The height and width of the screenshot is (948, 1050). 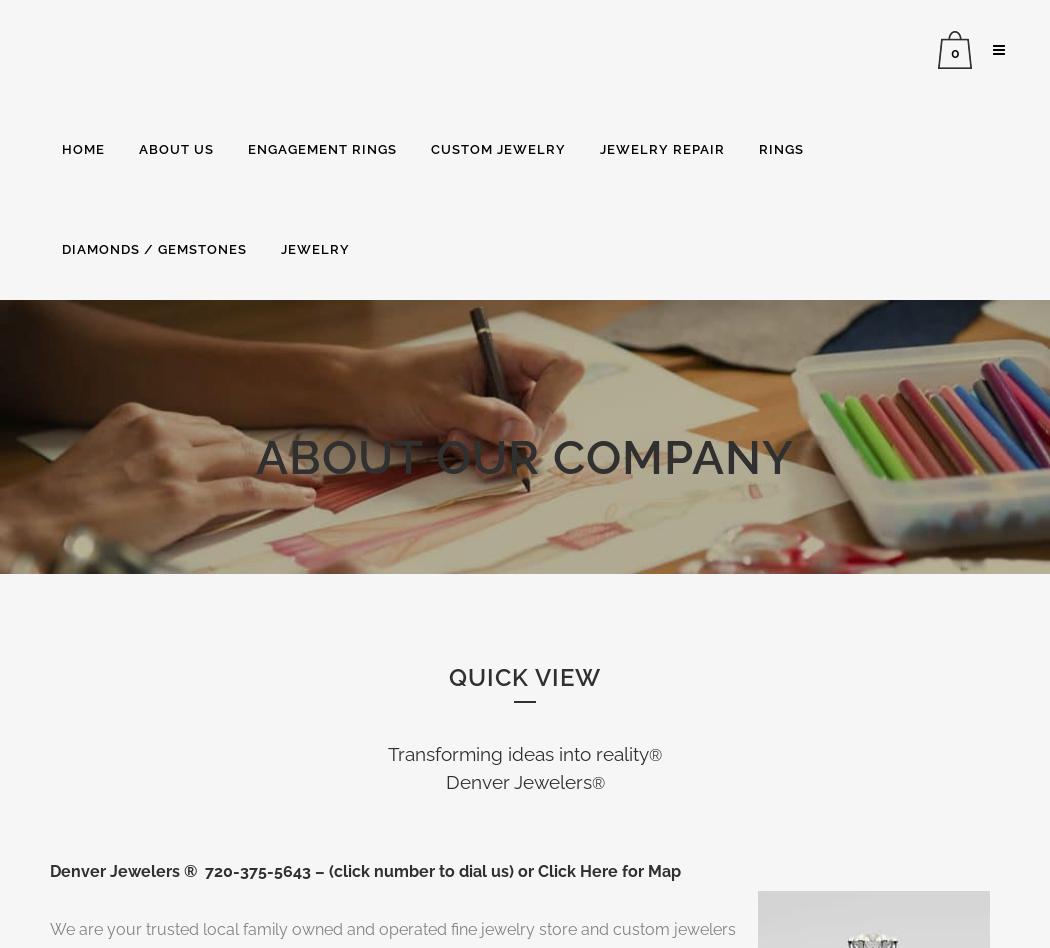 What do you see at coordinates (203, 870) in the screenshot?
I see `'720-375-5643'` at bounding box center [203, 870].